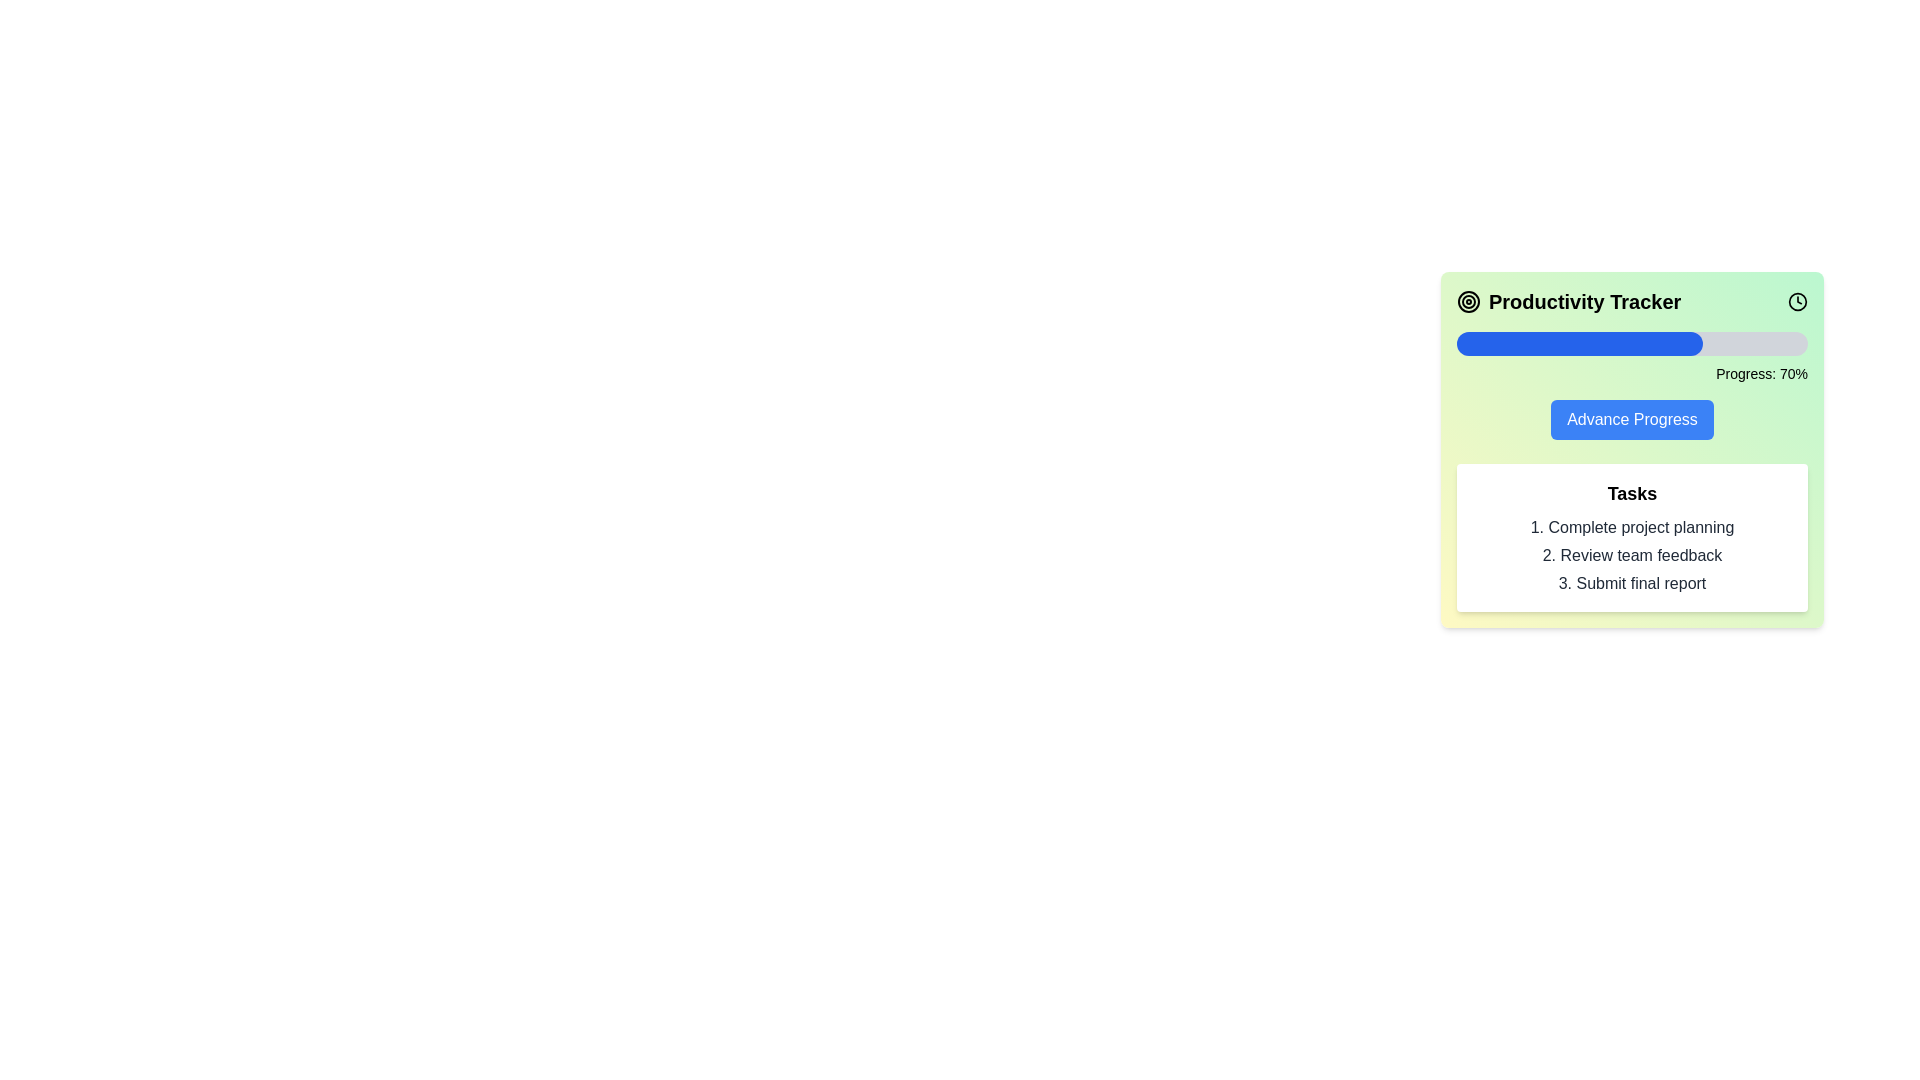  Describe the element at coordinates (1632, 536) in the screenshot. I see `tasks listed in the 'Tasks' List component, which is a white rounded rectangle containing a bold title and a numbered list of three items` at that location.